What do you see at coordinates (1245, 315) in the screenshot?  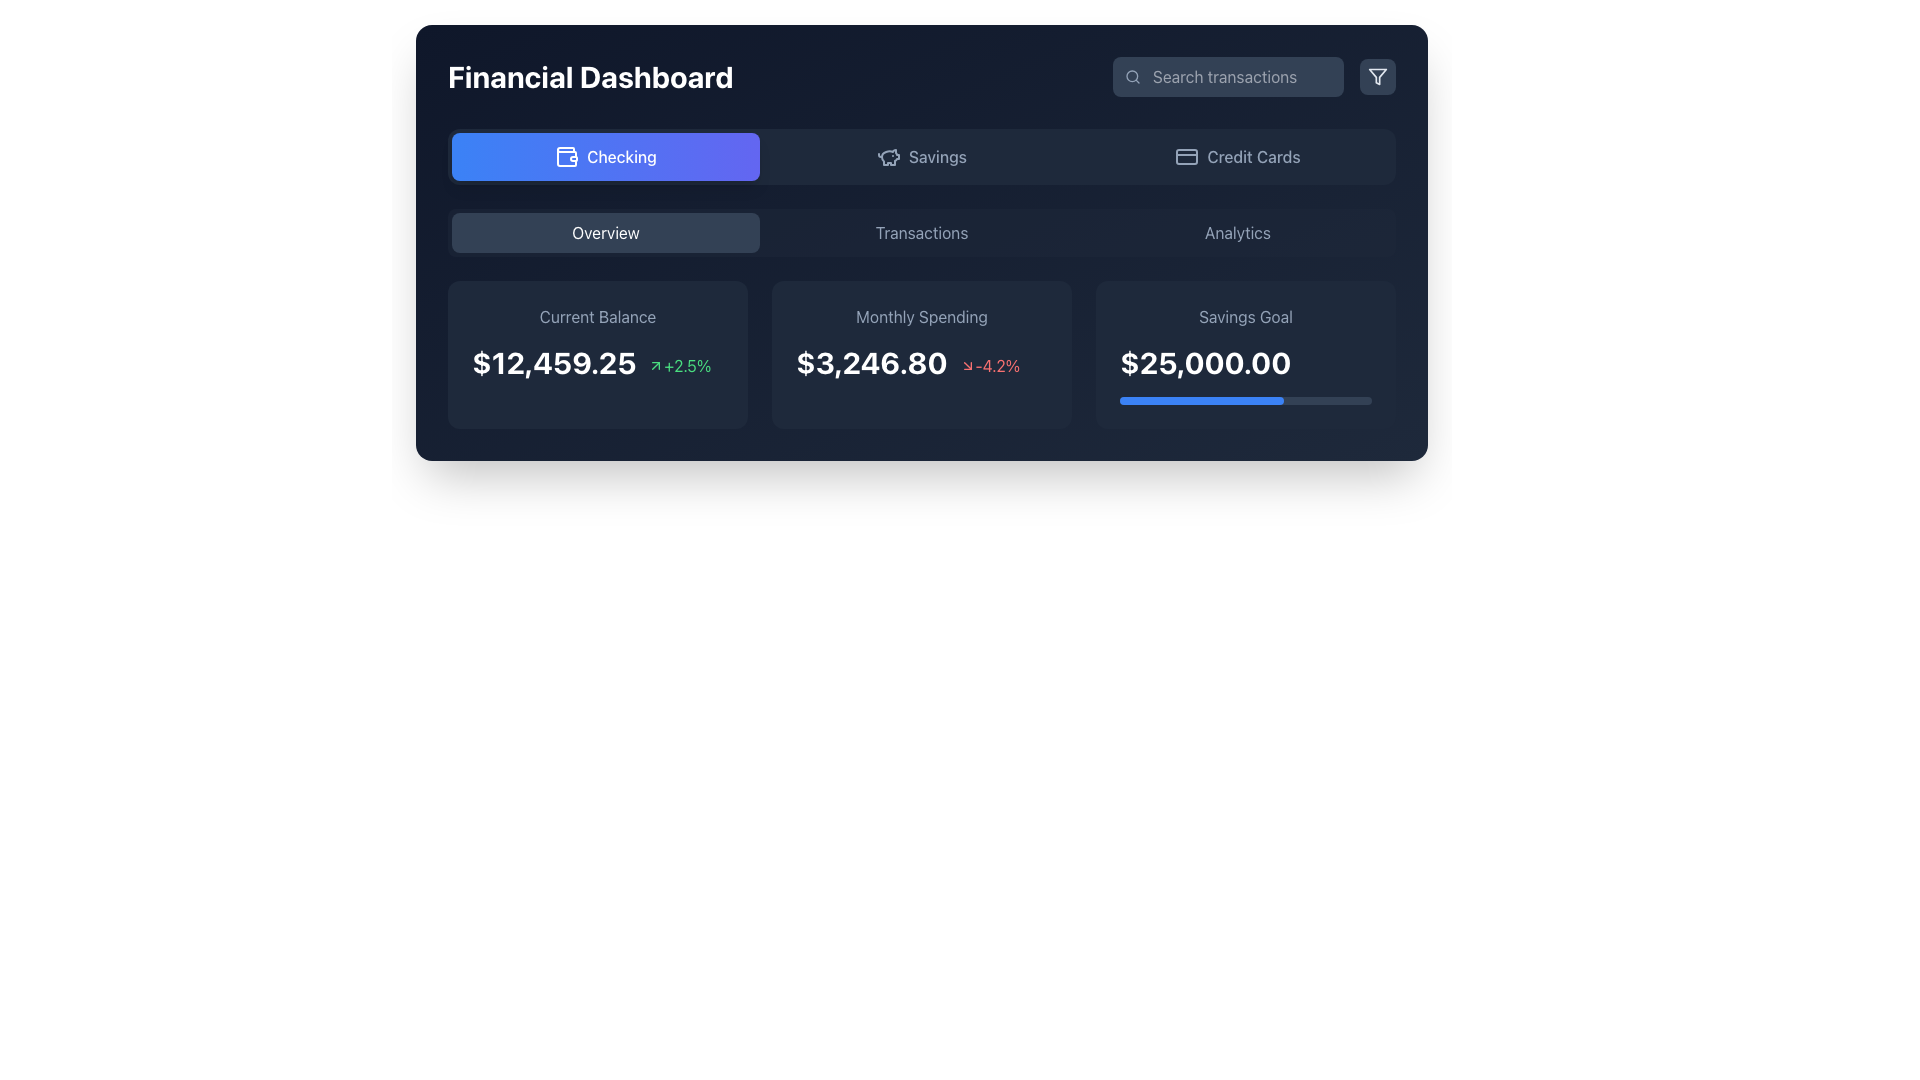 I see `the 'Savings Goal' text label displayed in light gray font against a dark background, located at the top of a card-like section on the right side of the interface` at bounding box center [1245, 315].